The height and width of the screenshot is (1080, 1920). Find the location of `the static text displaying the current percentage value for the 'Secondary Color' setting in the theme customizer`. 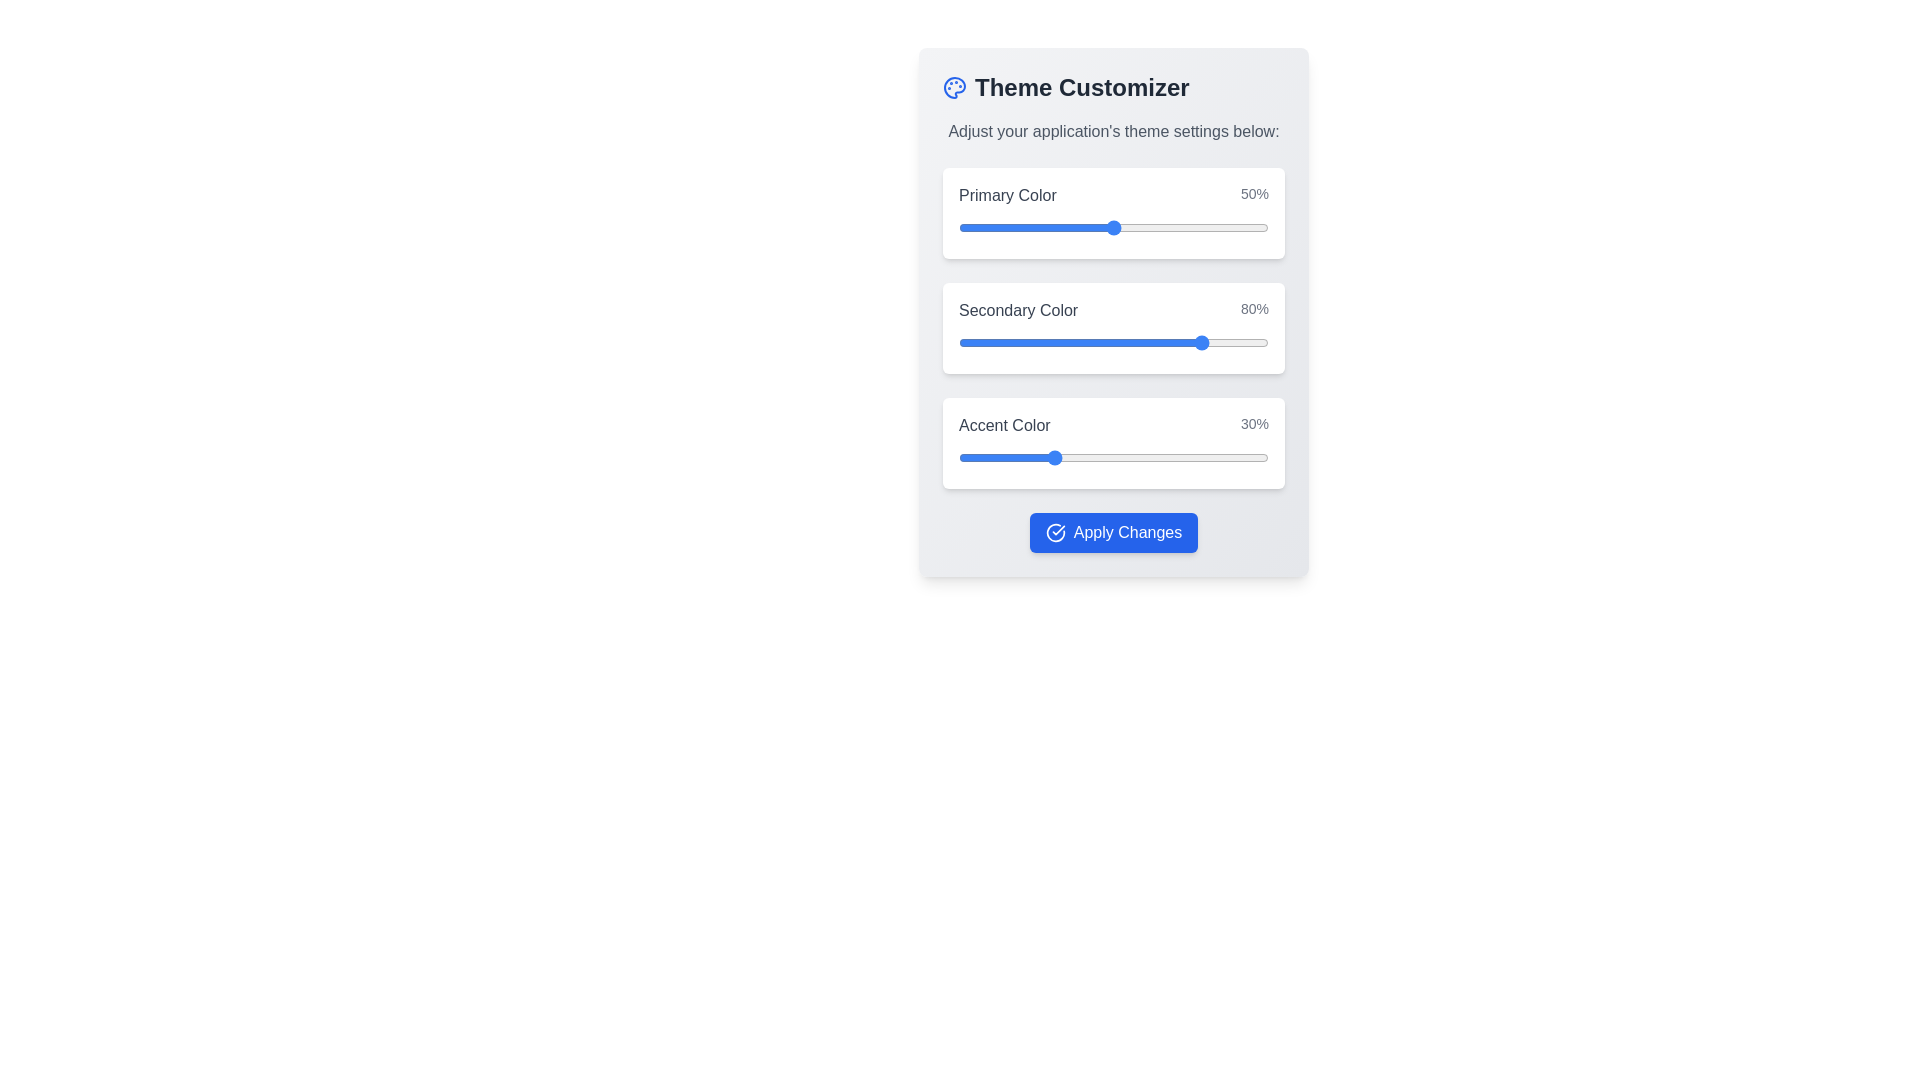

the static text displaying the current percentage value for the 'Secondary Color' setting in the theme customizer is located at coordinates (1253, 311).